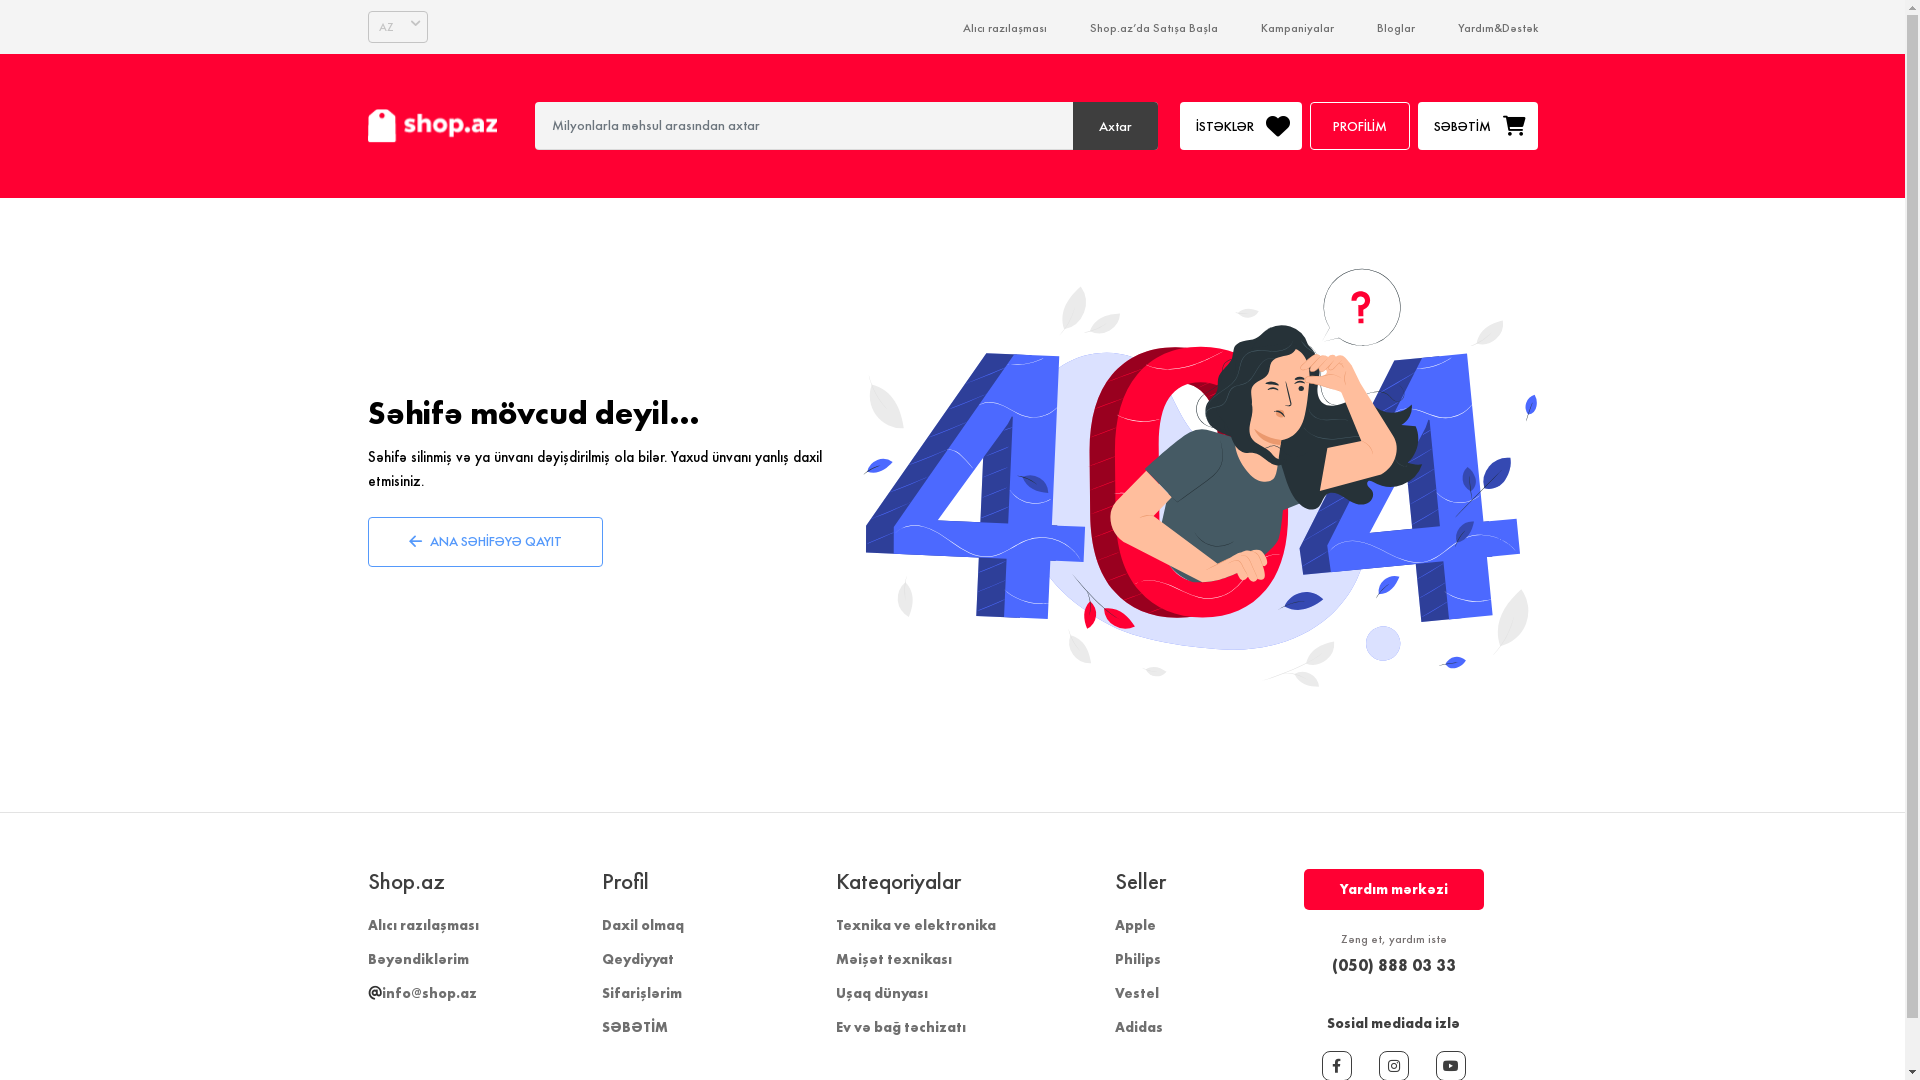  What do you see at coordinates (1394, 27) in the screenshot?
I see `'Bloglar'` at bounding box center [1394, 27].